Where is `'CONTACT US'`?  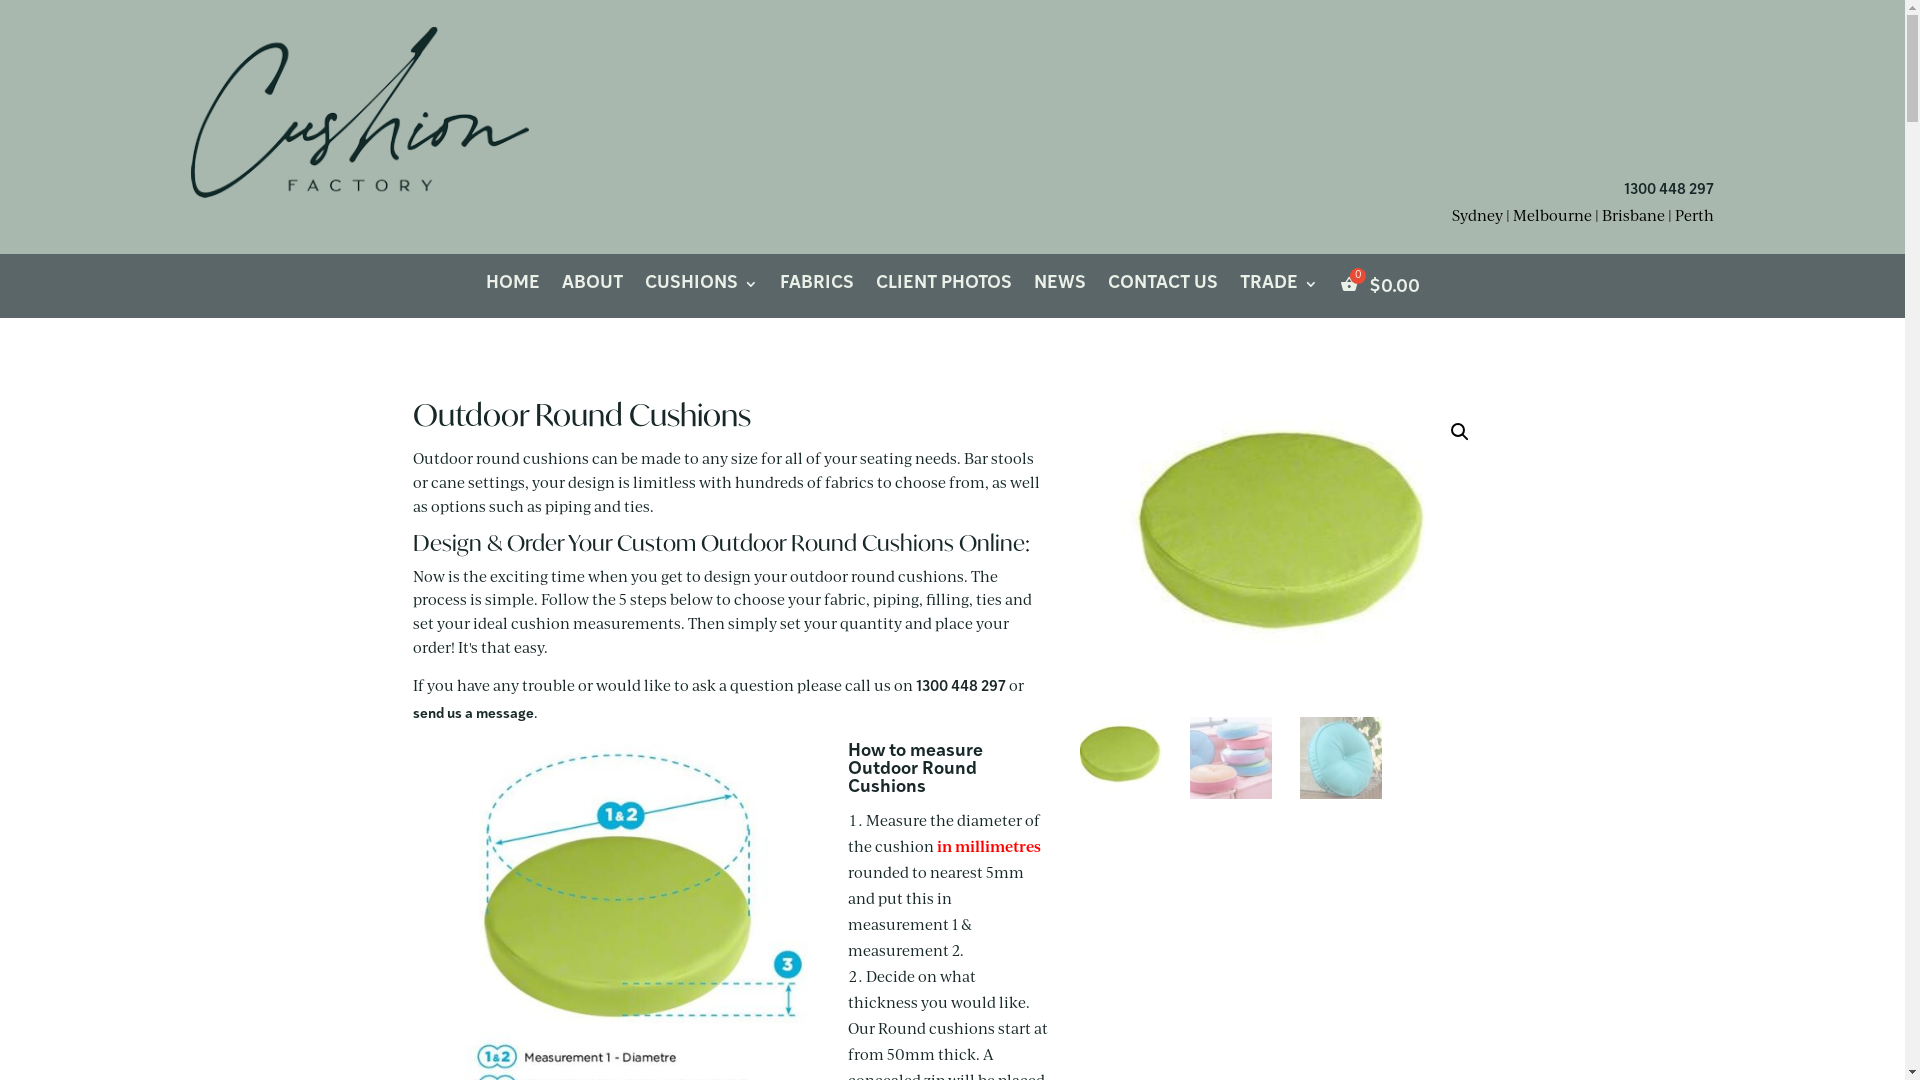 'CONTACT US' is located at coordinates (1107, 289).